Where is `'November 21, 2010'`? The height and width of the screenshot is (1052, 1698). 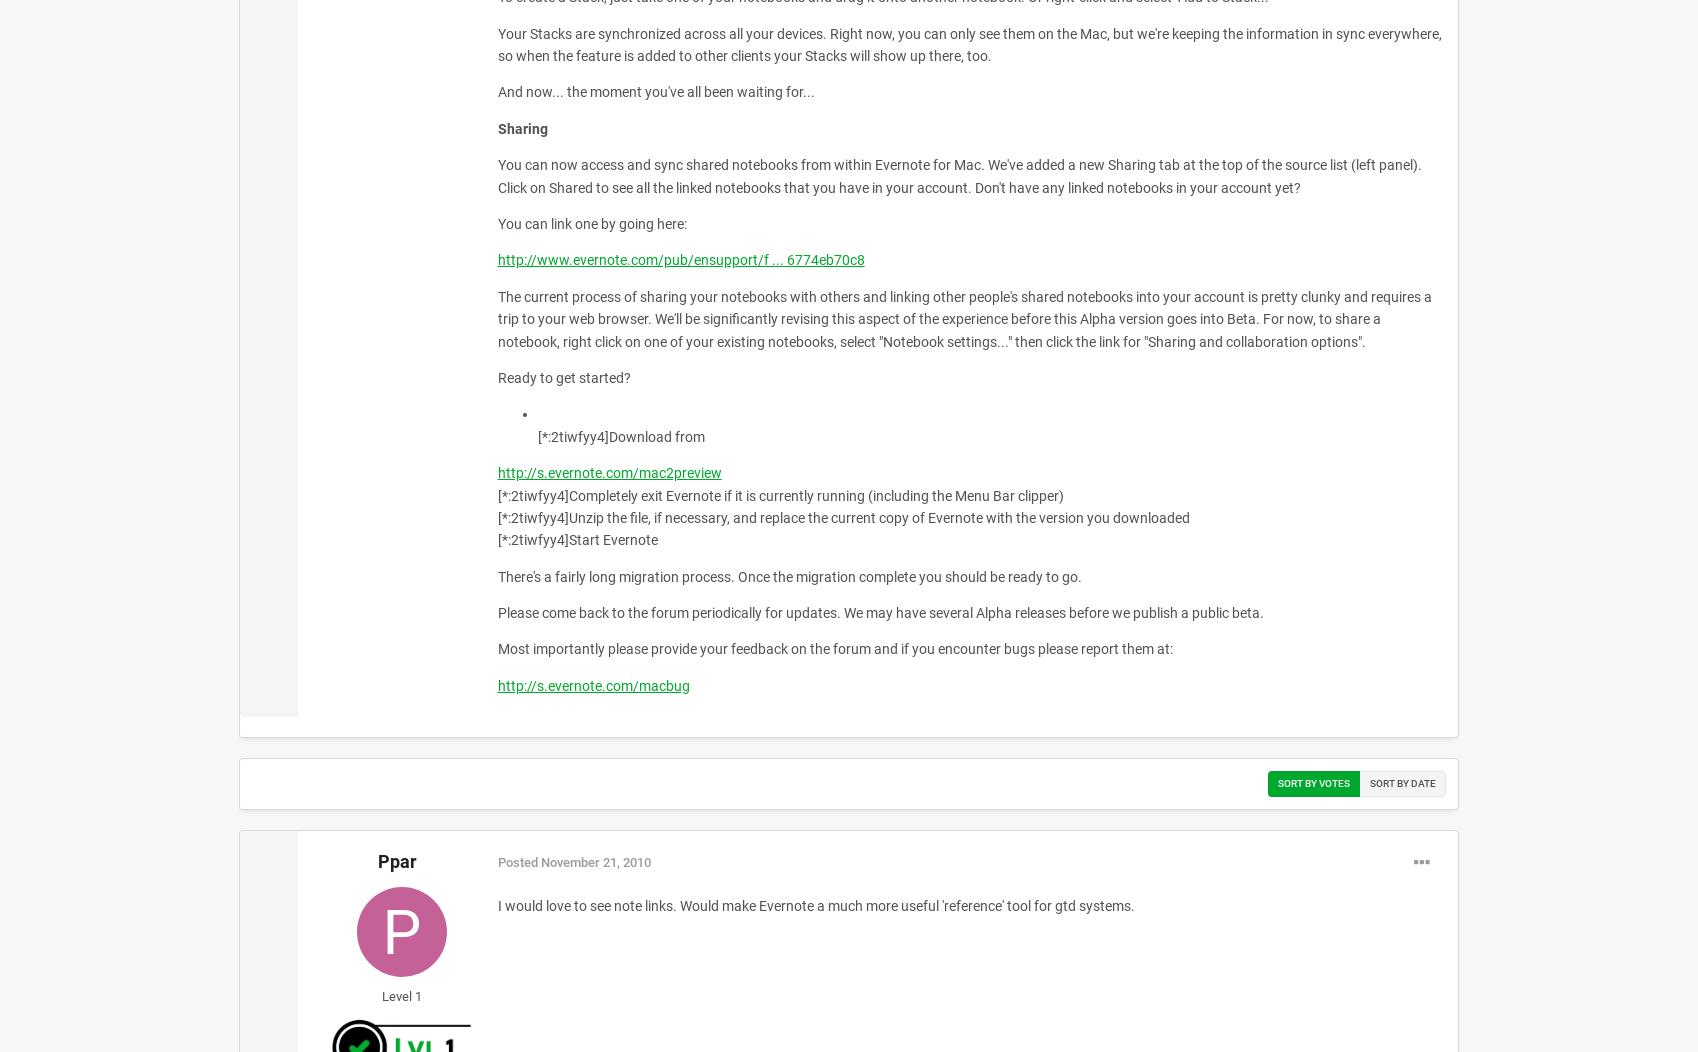
'November 21, 2010' is located at coordinates (594, 861).